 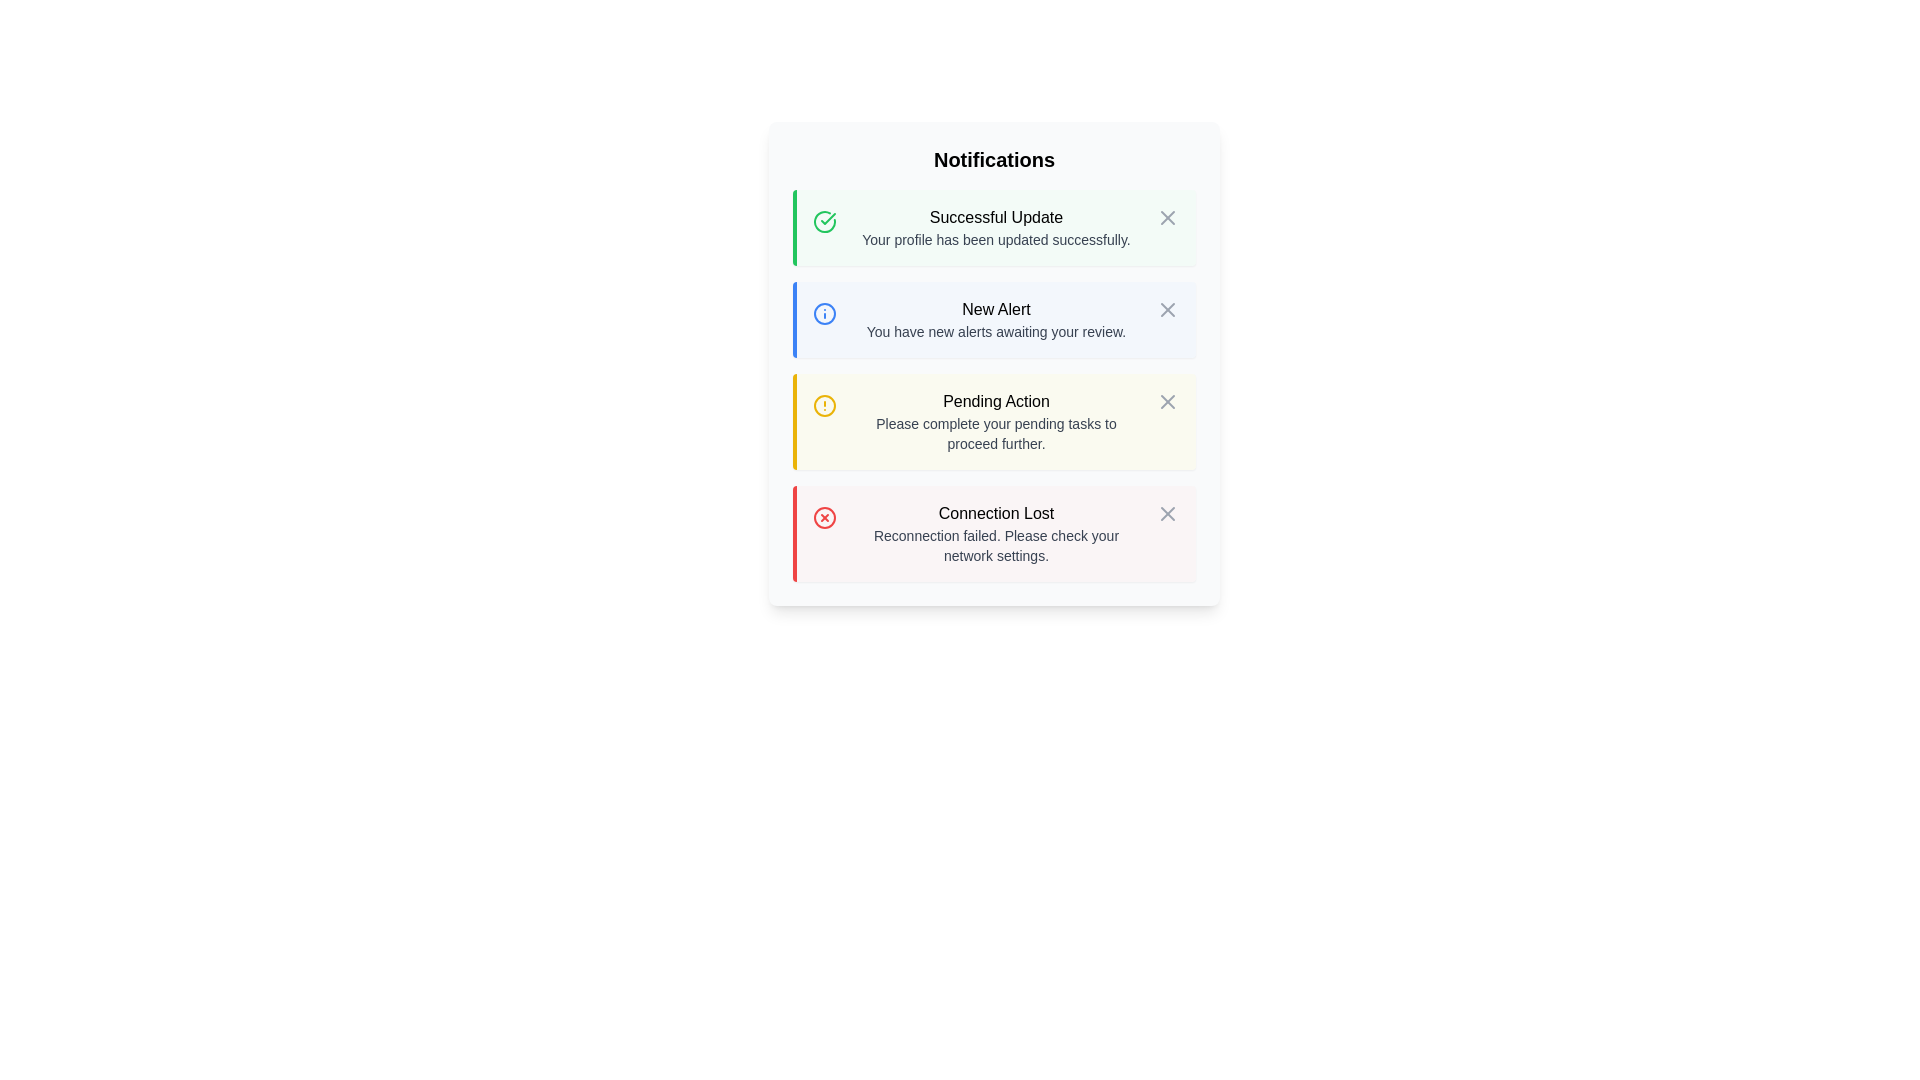 What do you see at coordinates (825, 405) in the screenshot?
I see `the Circle element within the alert symbol of the 'Pending Action' notification, which is highlighted with a yellow background and is the third item in the notification list` at bounding box center [825, 405].